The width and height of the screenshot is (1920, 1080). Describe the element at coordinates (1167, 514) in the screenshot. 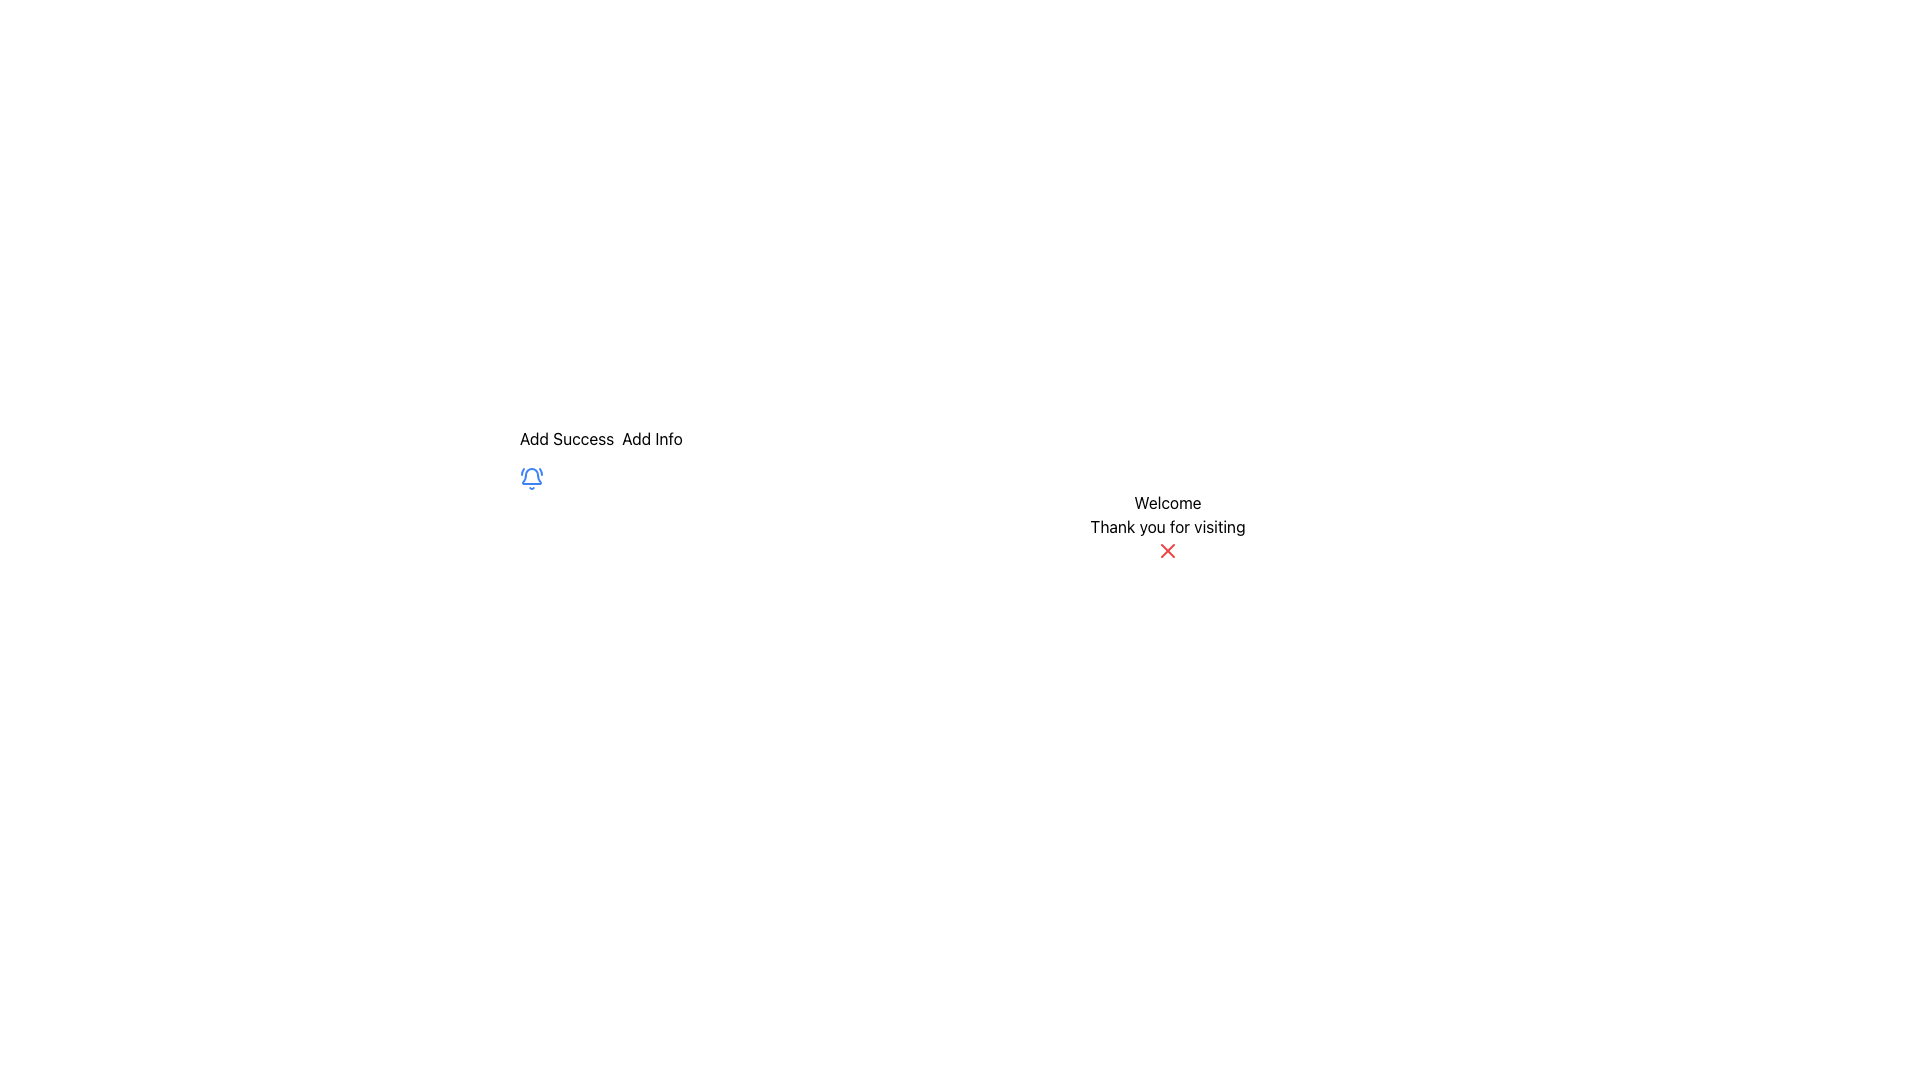

I see `the text element displaying 'Welcome' and 'Thank you for visiting' in the notification section, which is center-aligned and positioned below the bell icon` at that location.